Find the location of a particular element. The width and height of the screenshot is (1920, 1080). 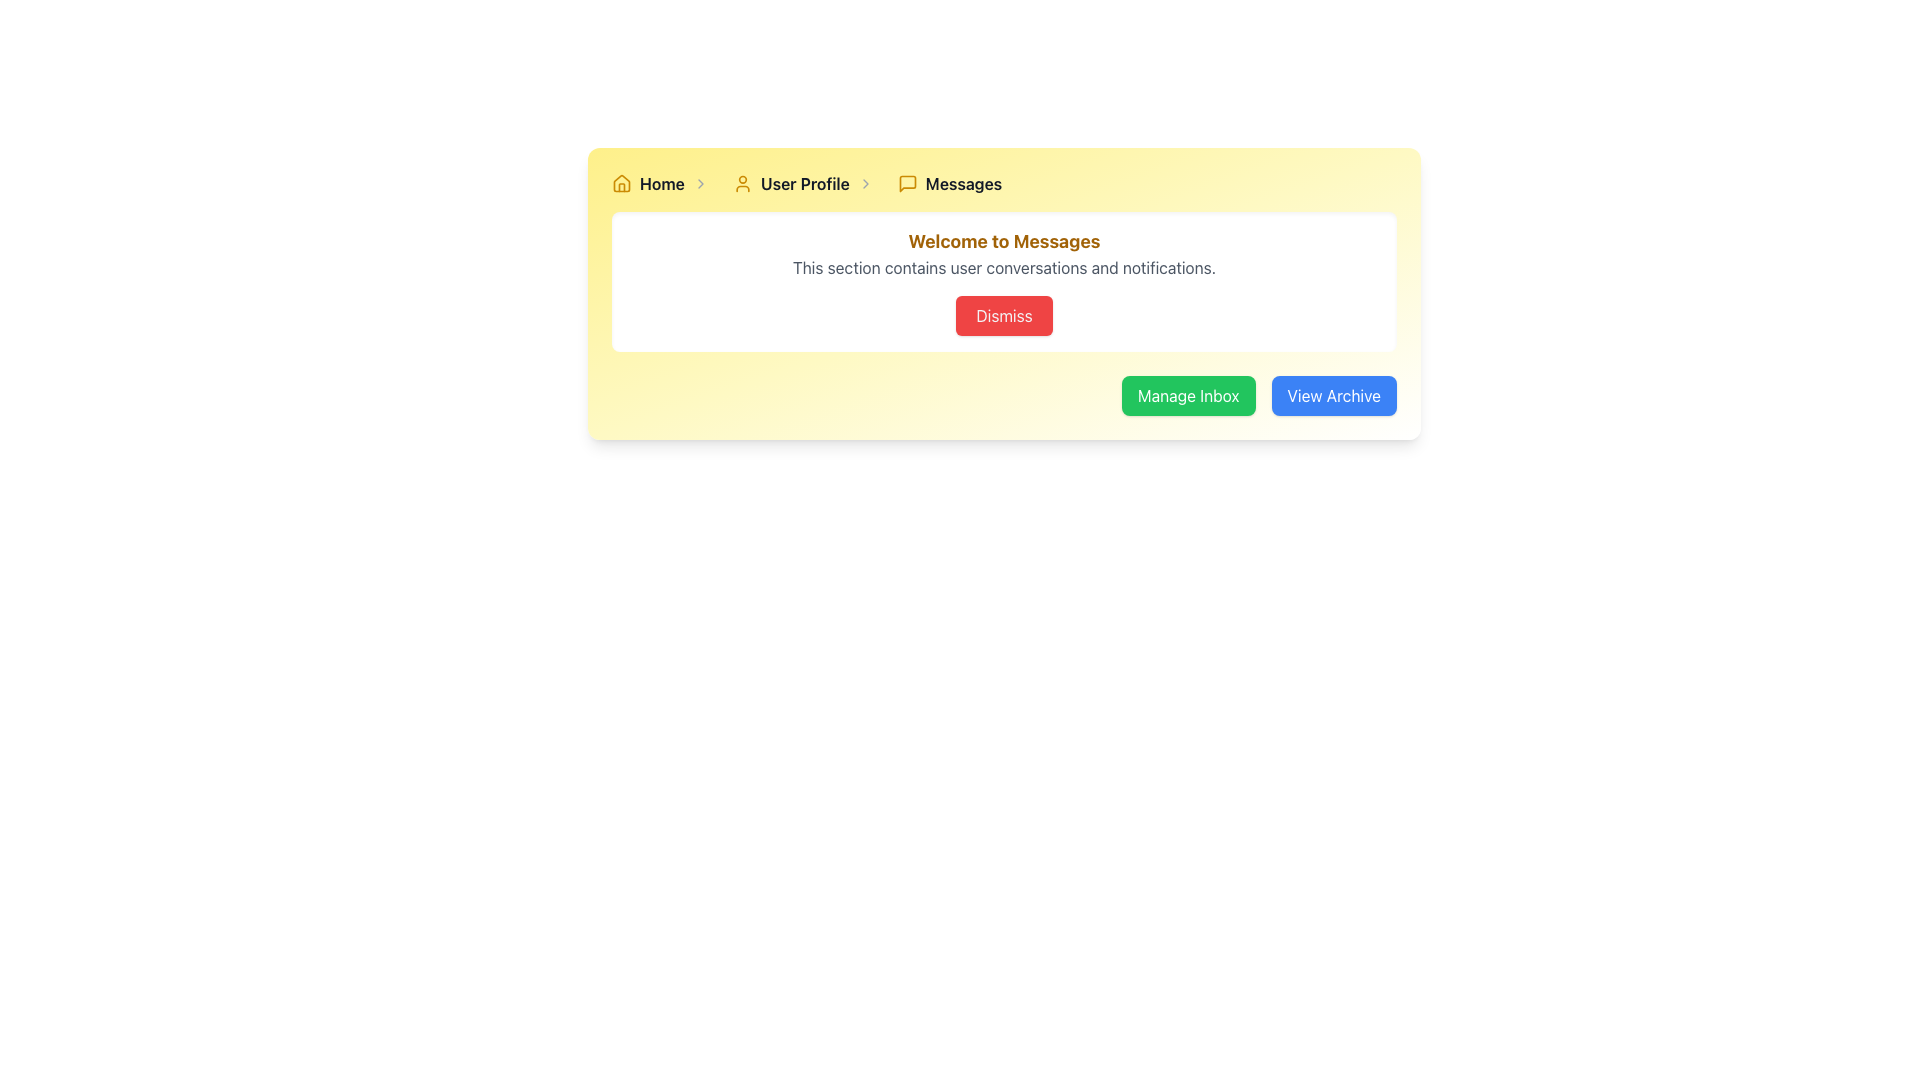

the second hyperlink in the breadcrumb list, located between 'Home' and 'Messages' is located at coordinates (807, 184).